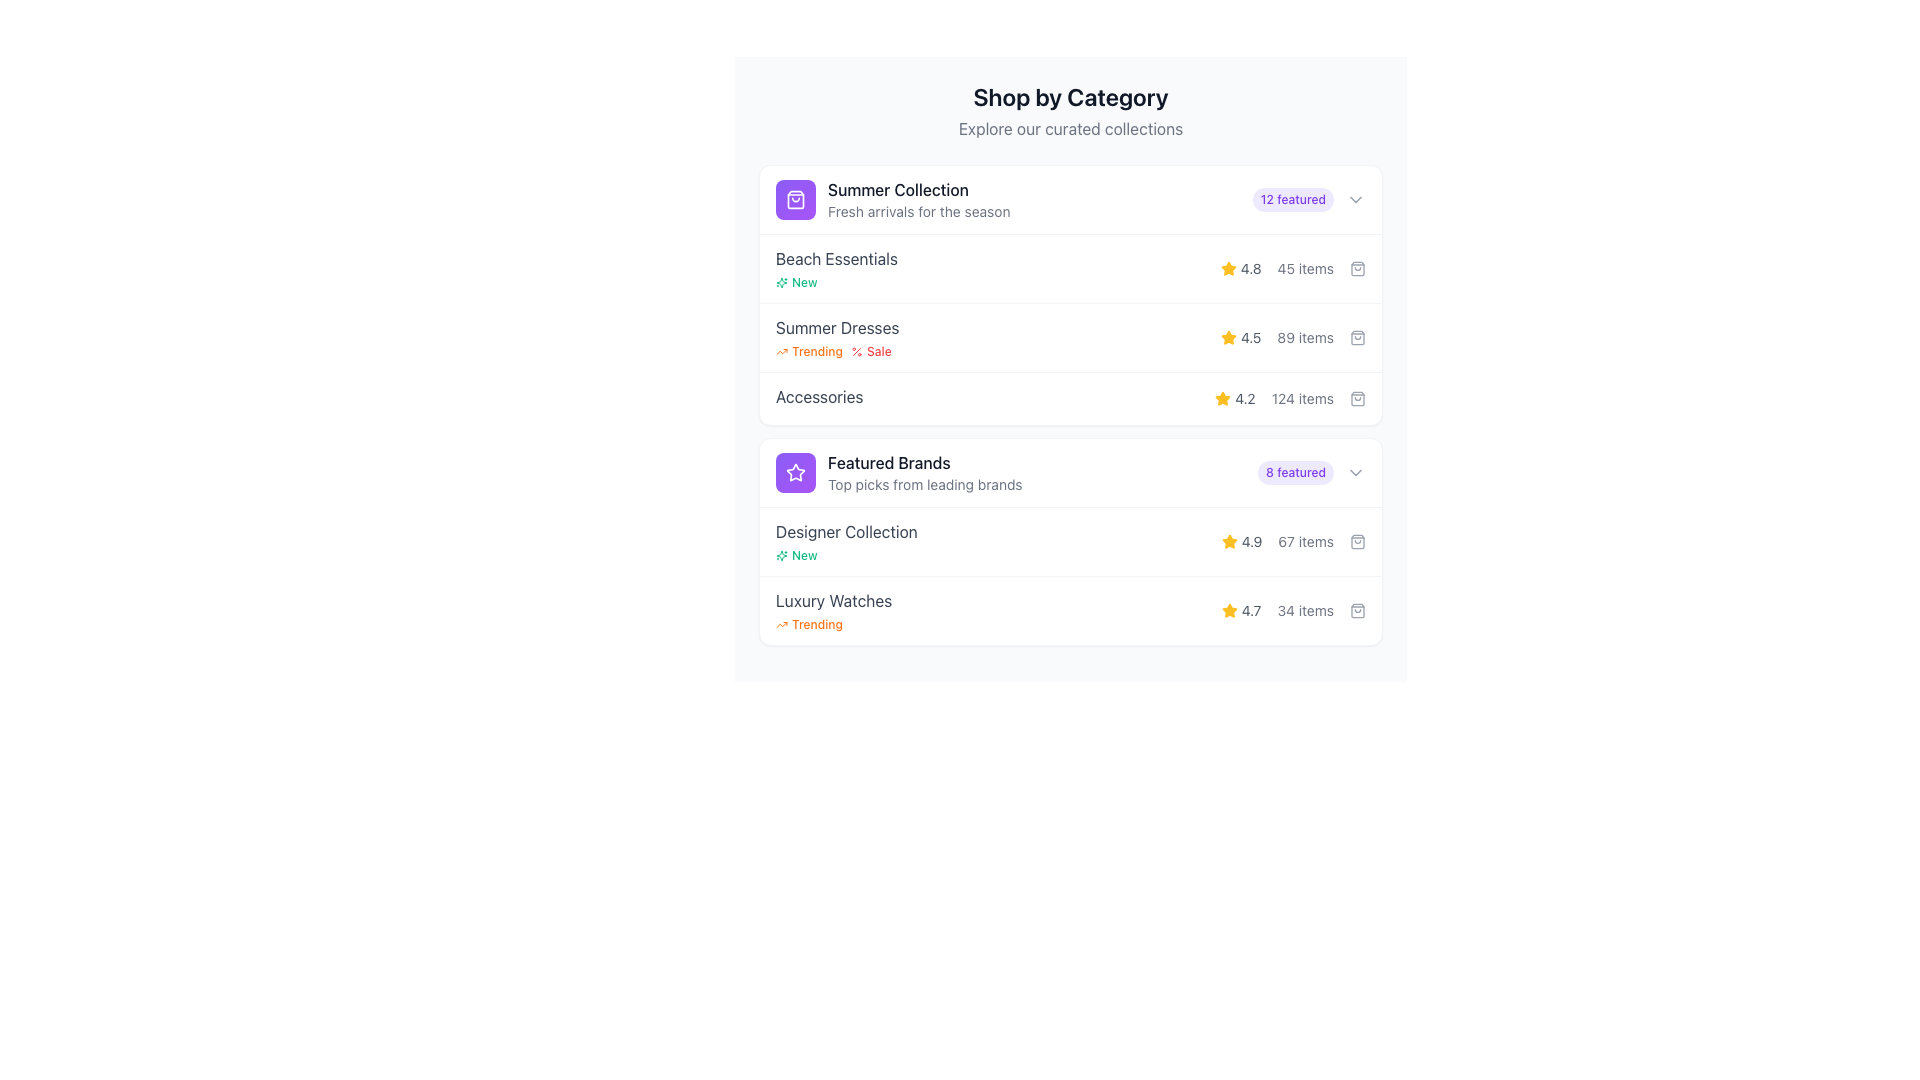 The height and width of the screenshot is (1080, 1920). What do you see at coordinates (1305, 337) in the screenshot?
I see `informational text displaying '89 items' located in the rightmost part of the section below the 'Summer Dresses' title in the second card under the 'Shop by Category' panel` at bounding box center [1305, 337].